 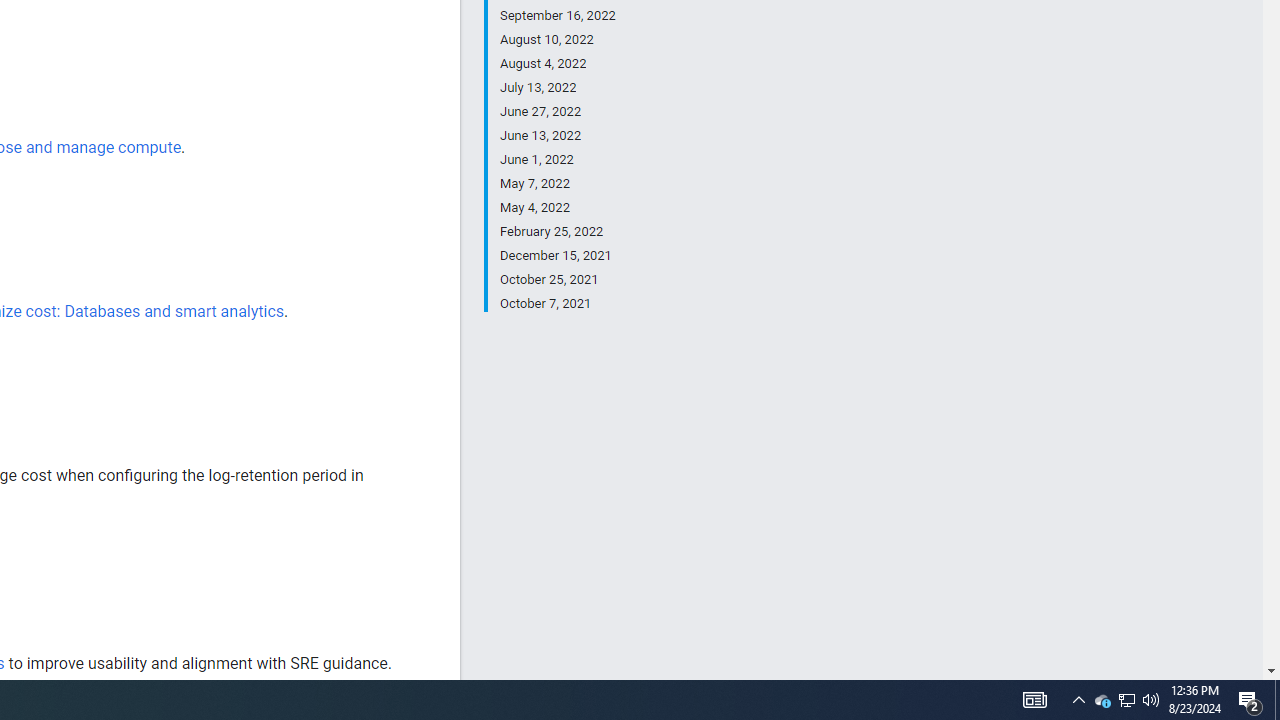 What do you see at coordinates (557, 87) in the screenshot?
I see `'July 13, 2022'` at bounding box center [557, 87].